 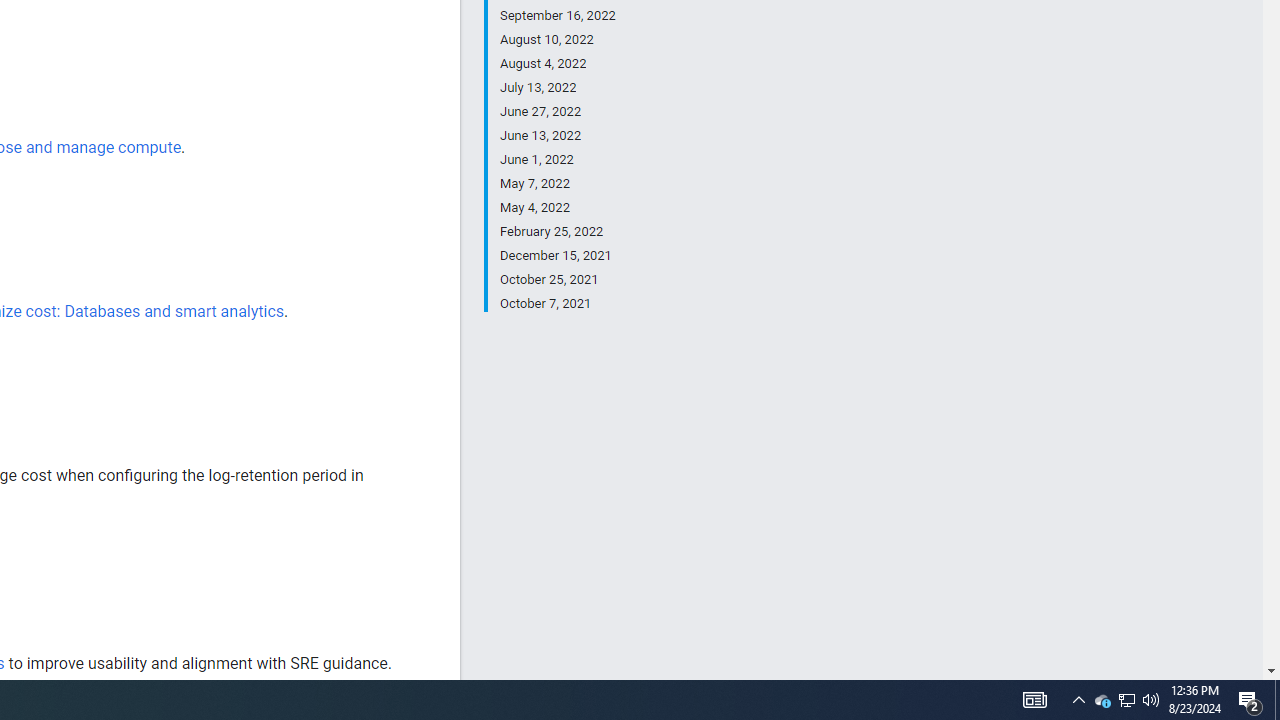 What do you see at coordinates (557, 87) in the screenshot?
I see `'July 13, 2022'` at bounding box center [557, 87].